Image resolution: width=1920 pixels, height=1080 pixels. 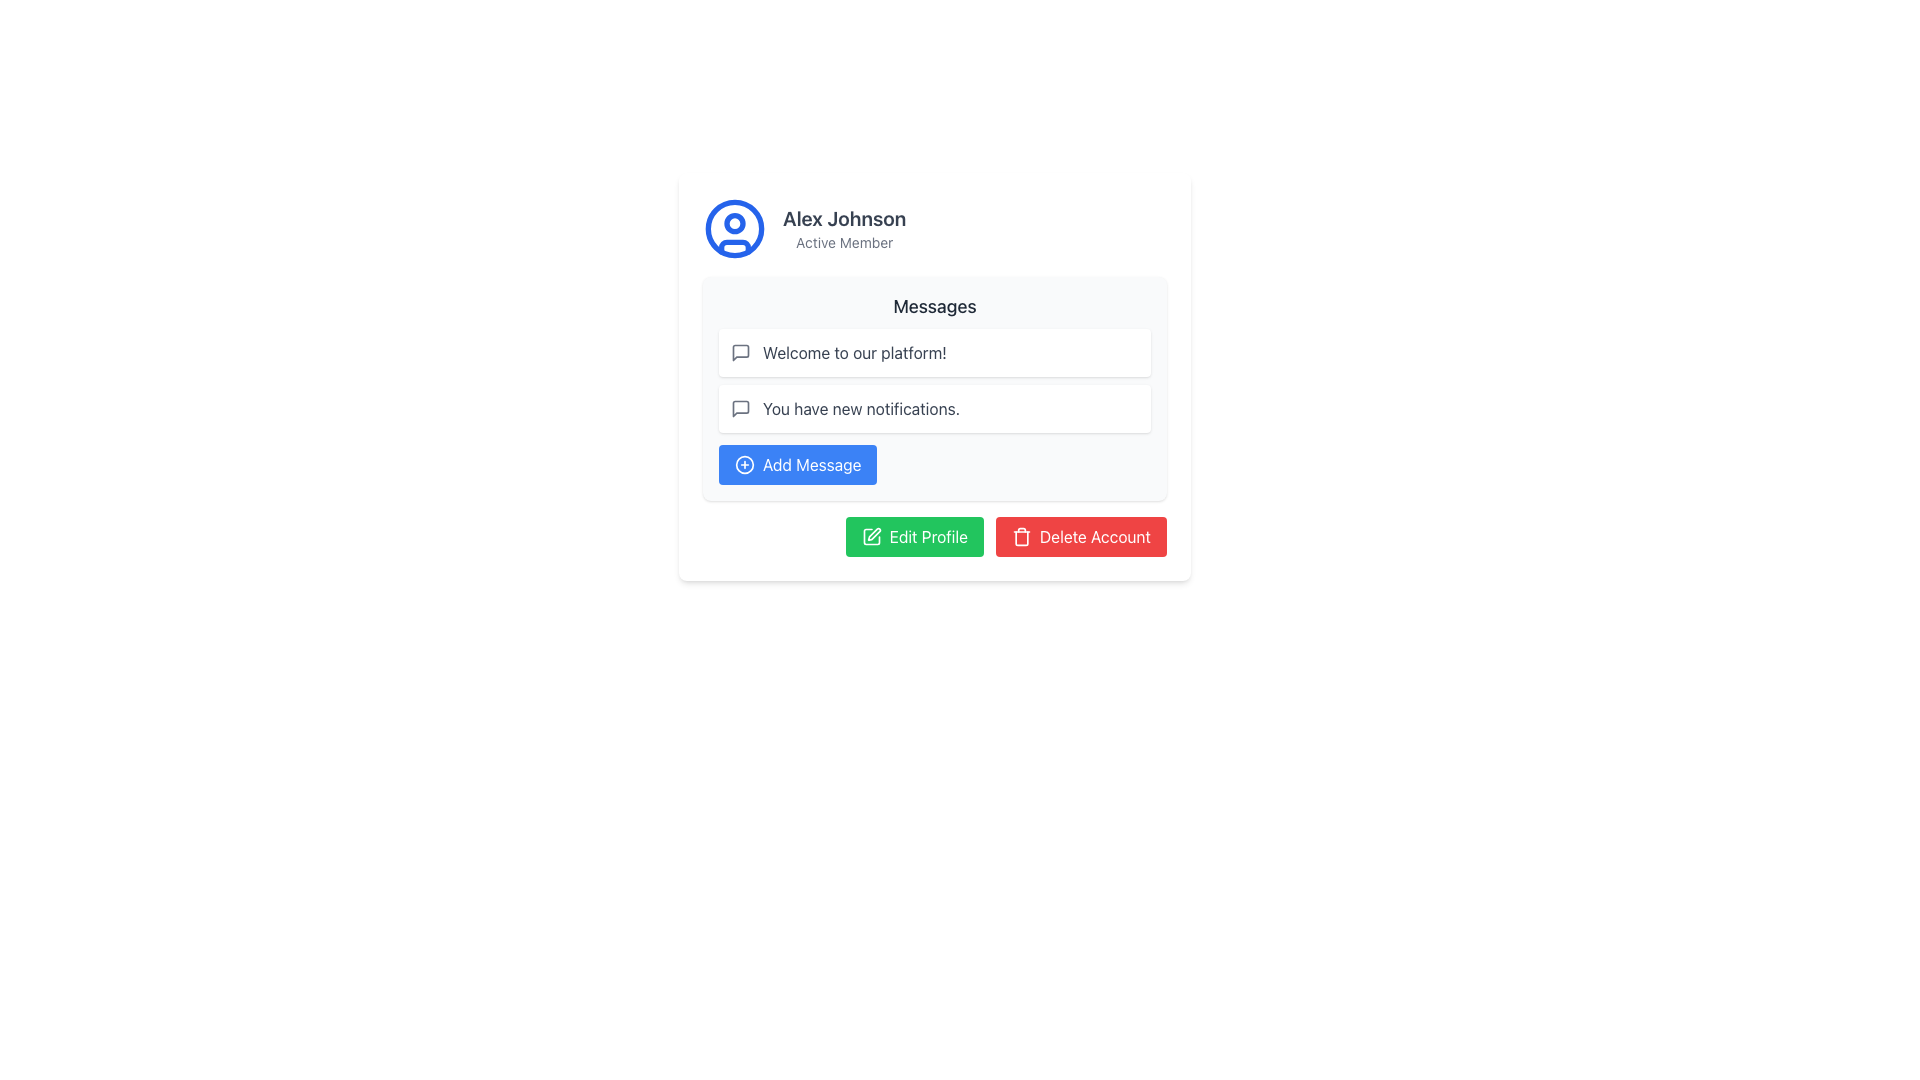 I want to click on the rectangular green button with white text 'Edit Profile' and a white pen icon on its left side, so click(x=912, y=535).